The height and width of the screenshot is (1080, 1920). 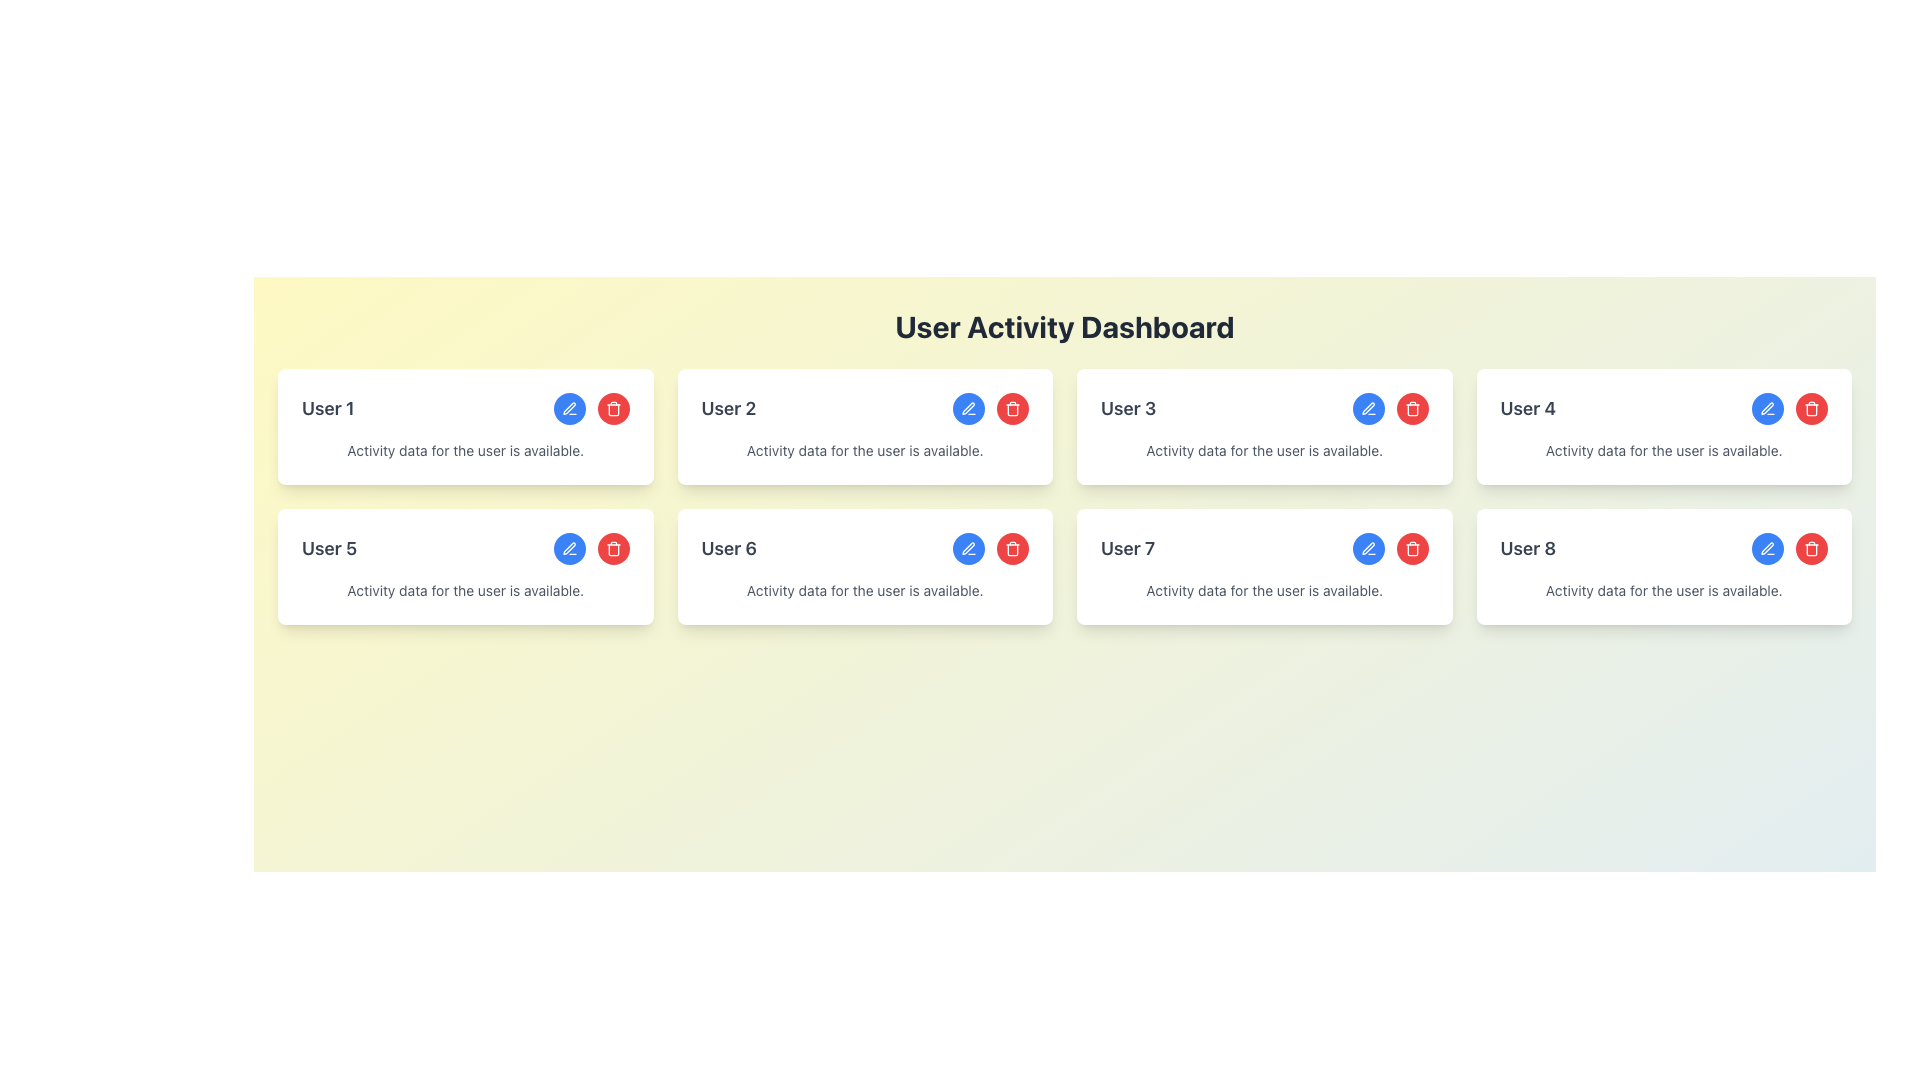 What do you see at coordinates (568, 548) in the screenshot?
I see `the blue stylized pen icon located next to the text 'User 5' at the bottom of the card` at bounding box center [568, 548].